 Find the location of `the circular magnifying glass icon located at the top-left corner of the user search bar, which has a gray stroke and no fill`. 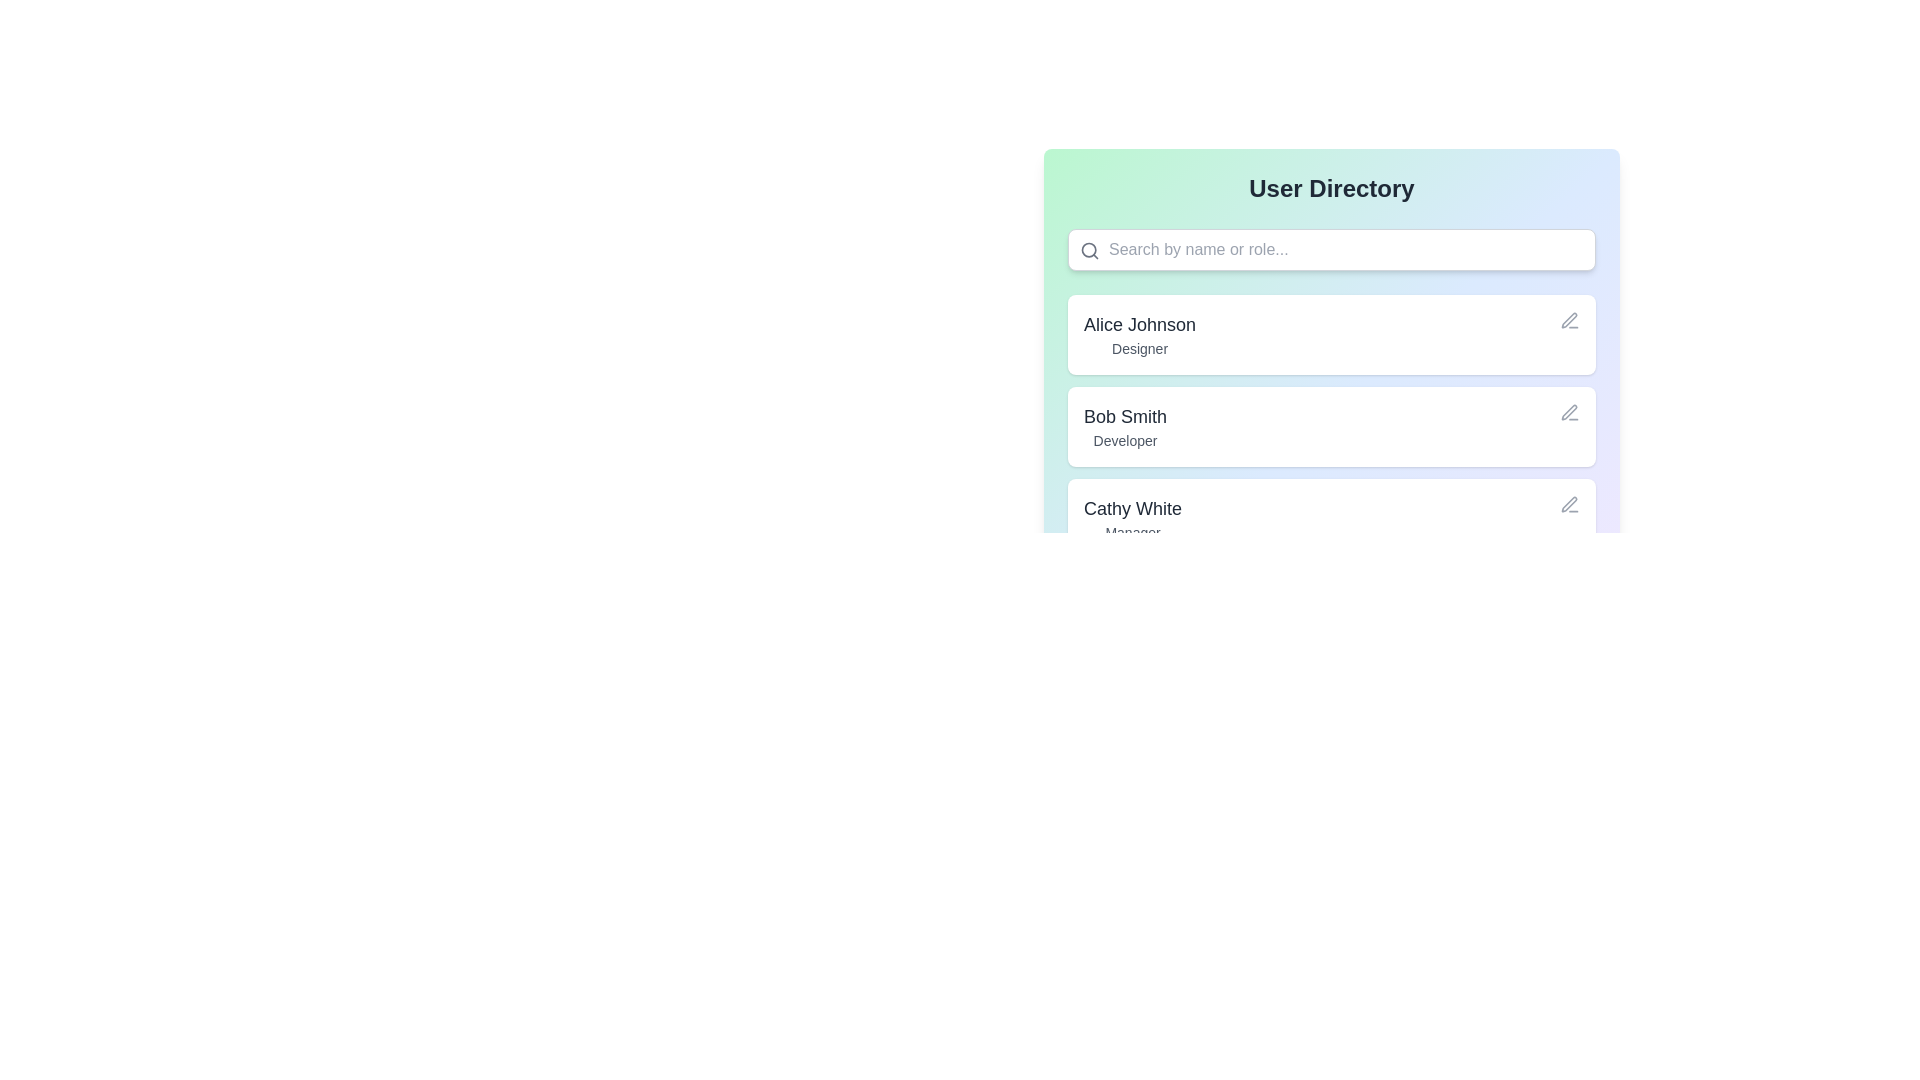

the circular magnifying glass icon located at the top-left corner of the user search bar, which has a gray stroke and no fill is located at coordinates (1088, 249).